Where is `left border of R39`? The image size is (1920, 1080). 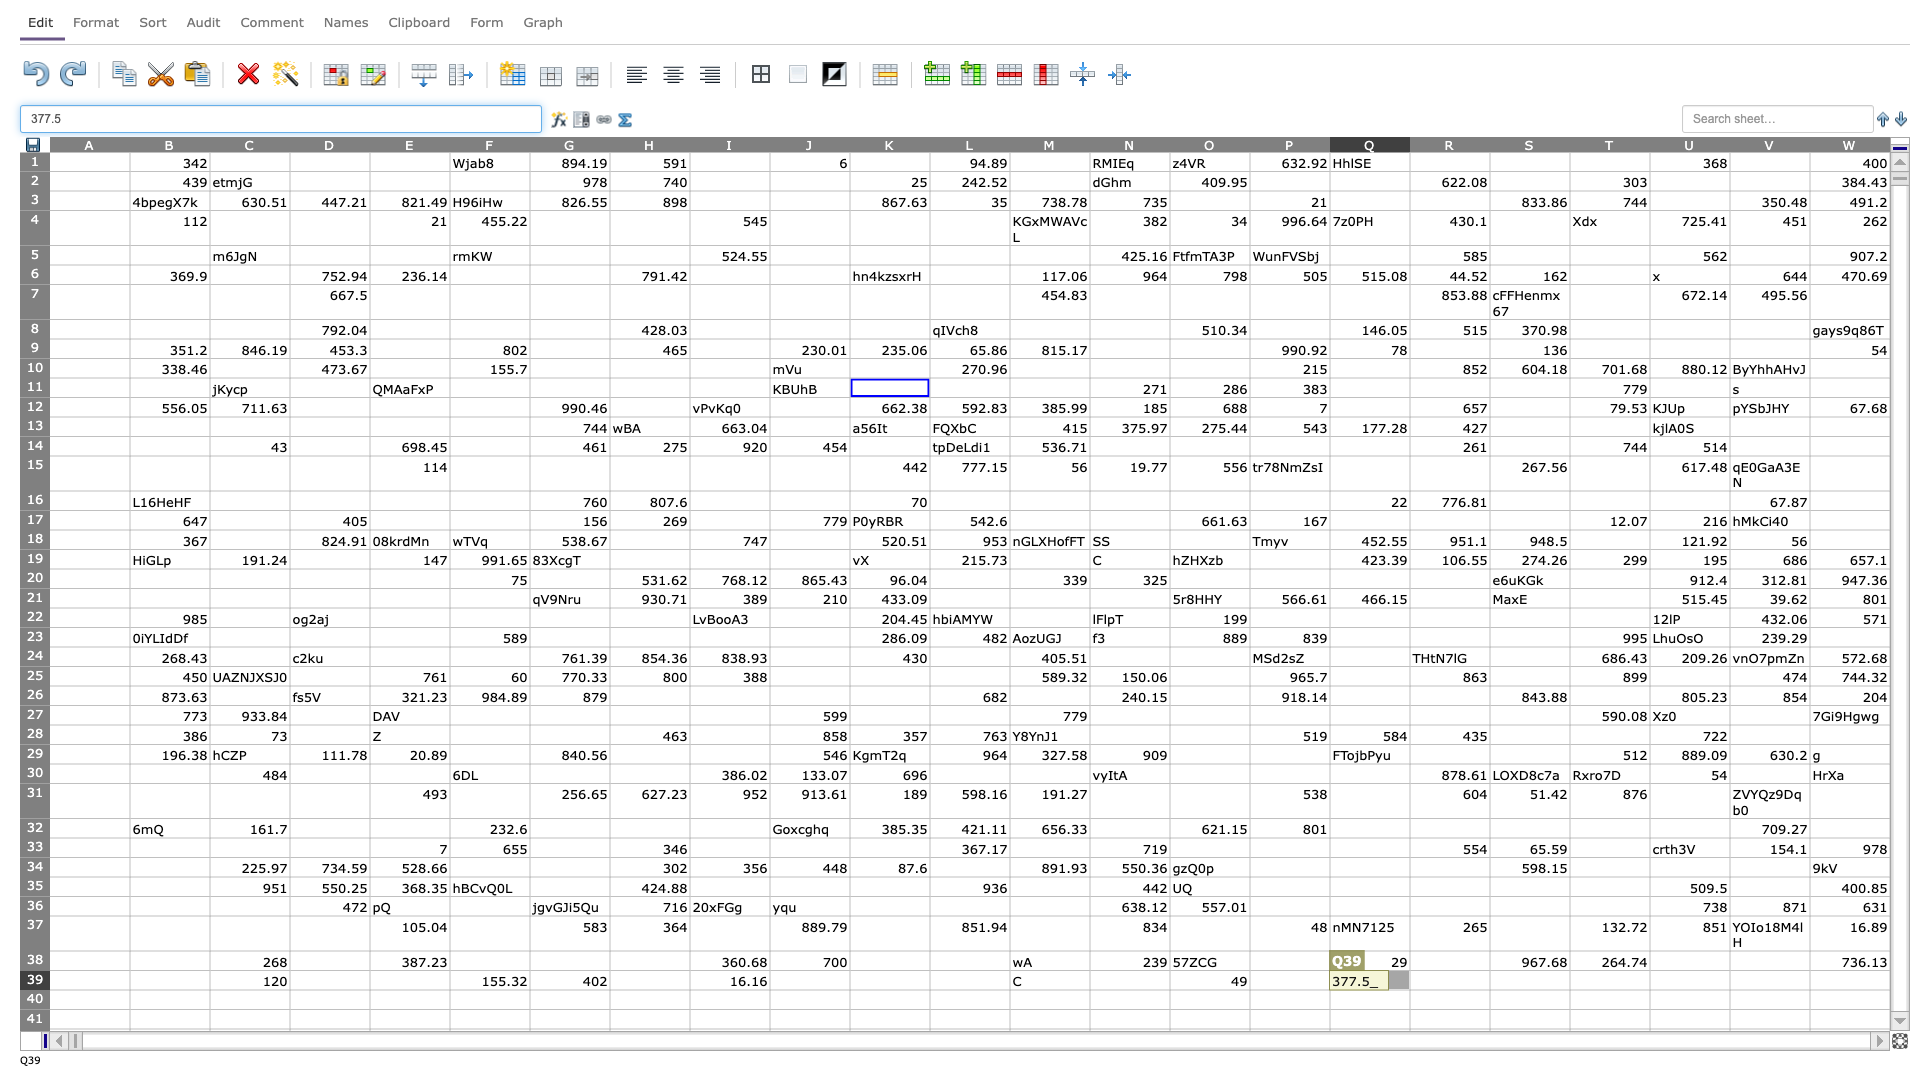 left border of R39 is located at coordinates (1409, 979).